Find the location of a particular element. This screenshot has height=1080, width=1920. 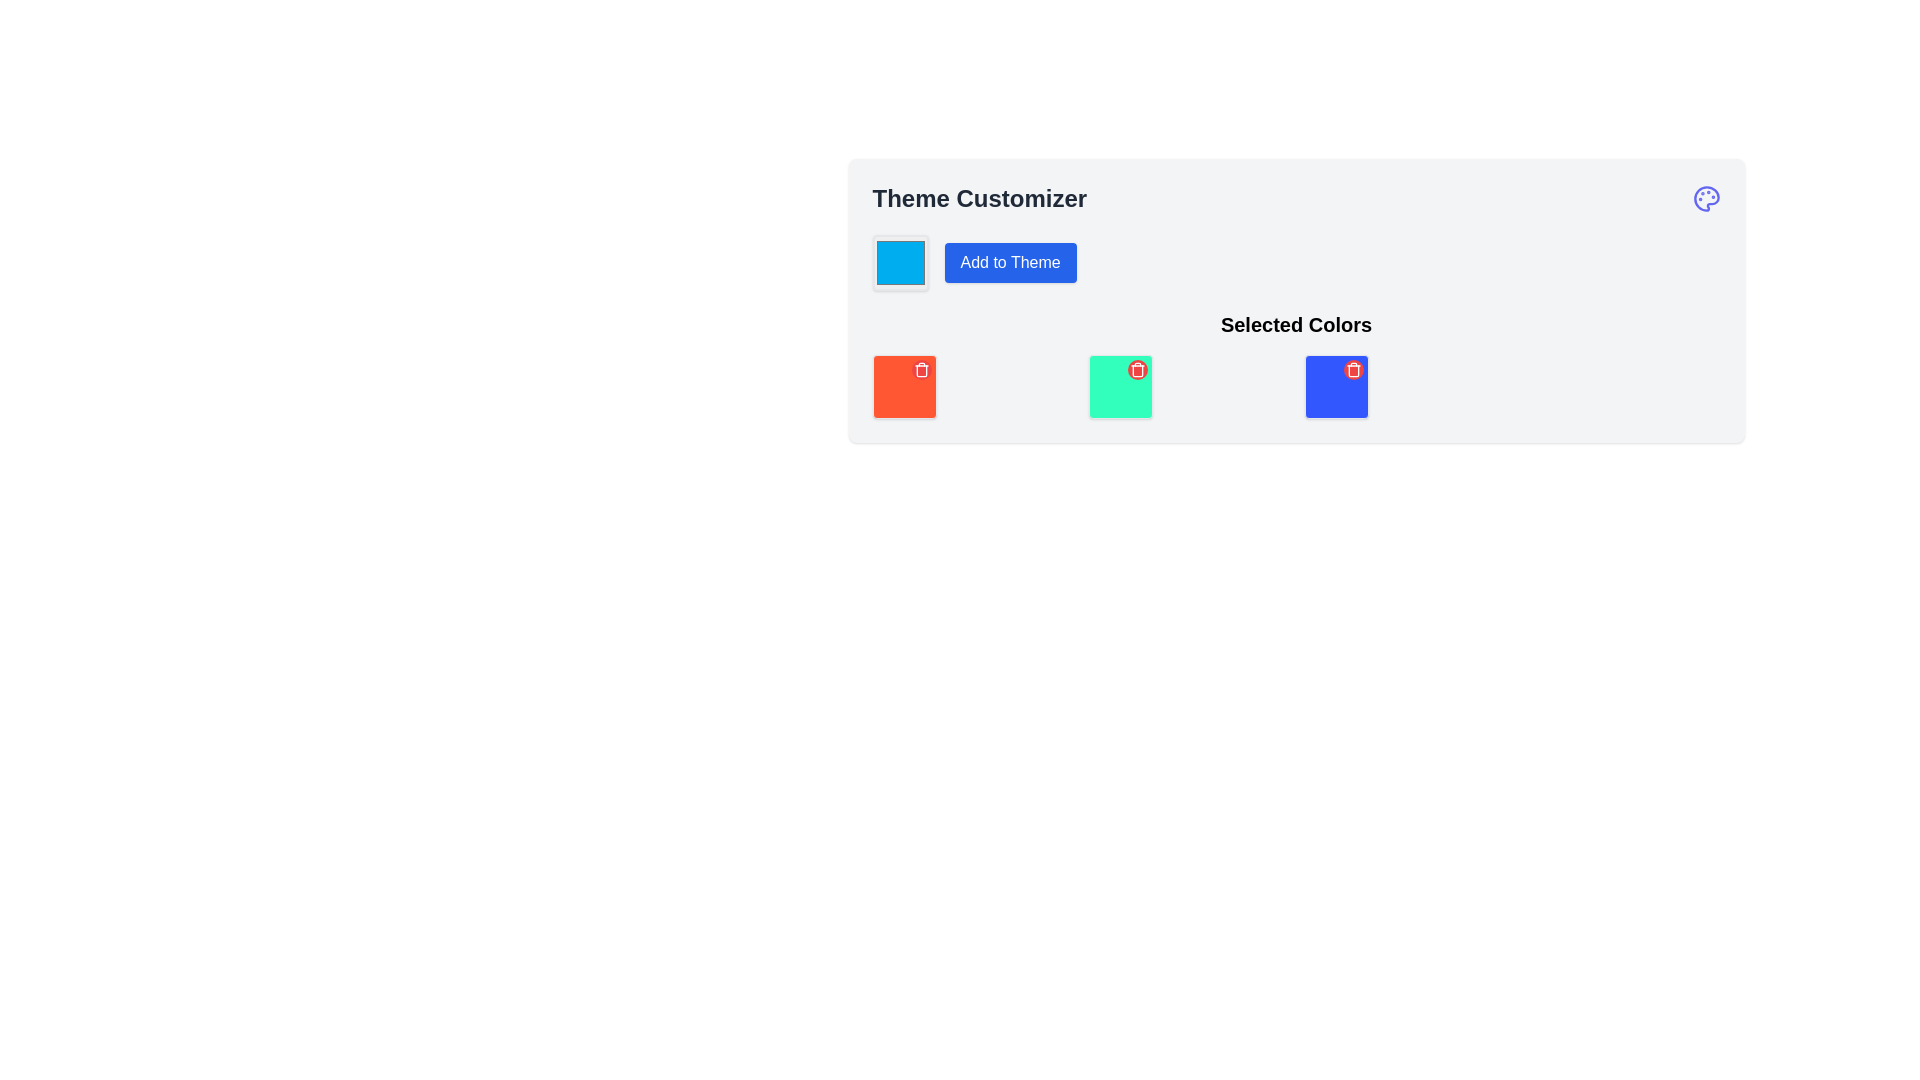

the red circular button with a white trash can icon located at the top-right corner of the blue square is located at coordinates (1353, 370).